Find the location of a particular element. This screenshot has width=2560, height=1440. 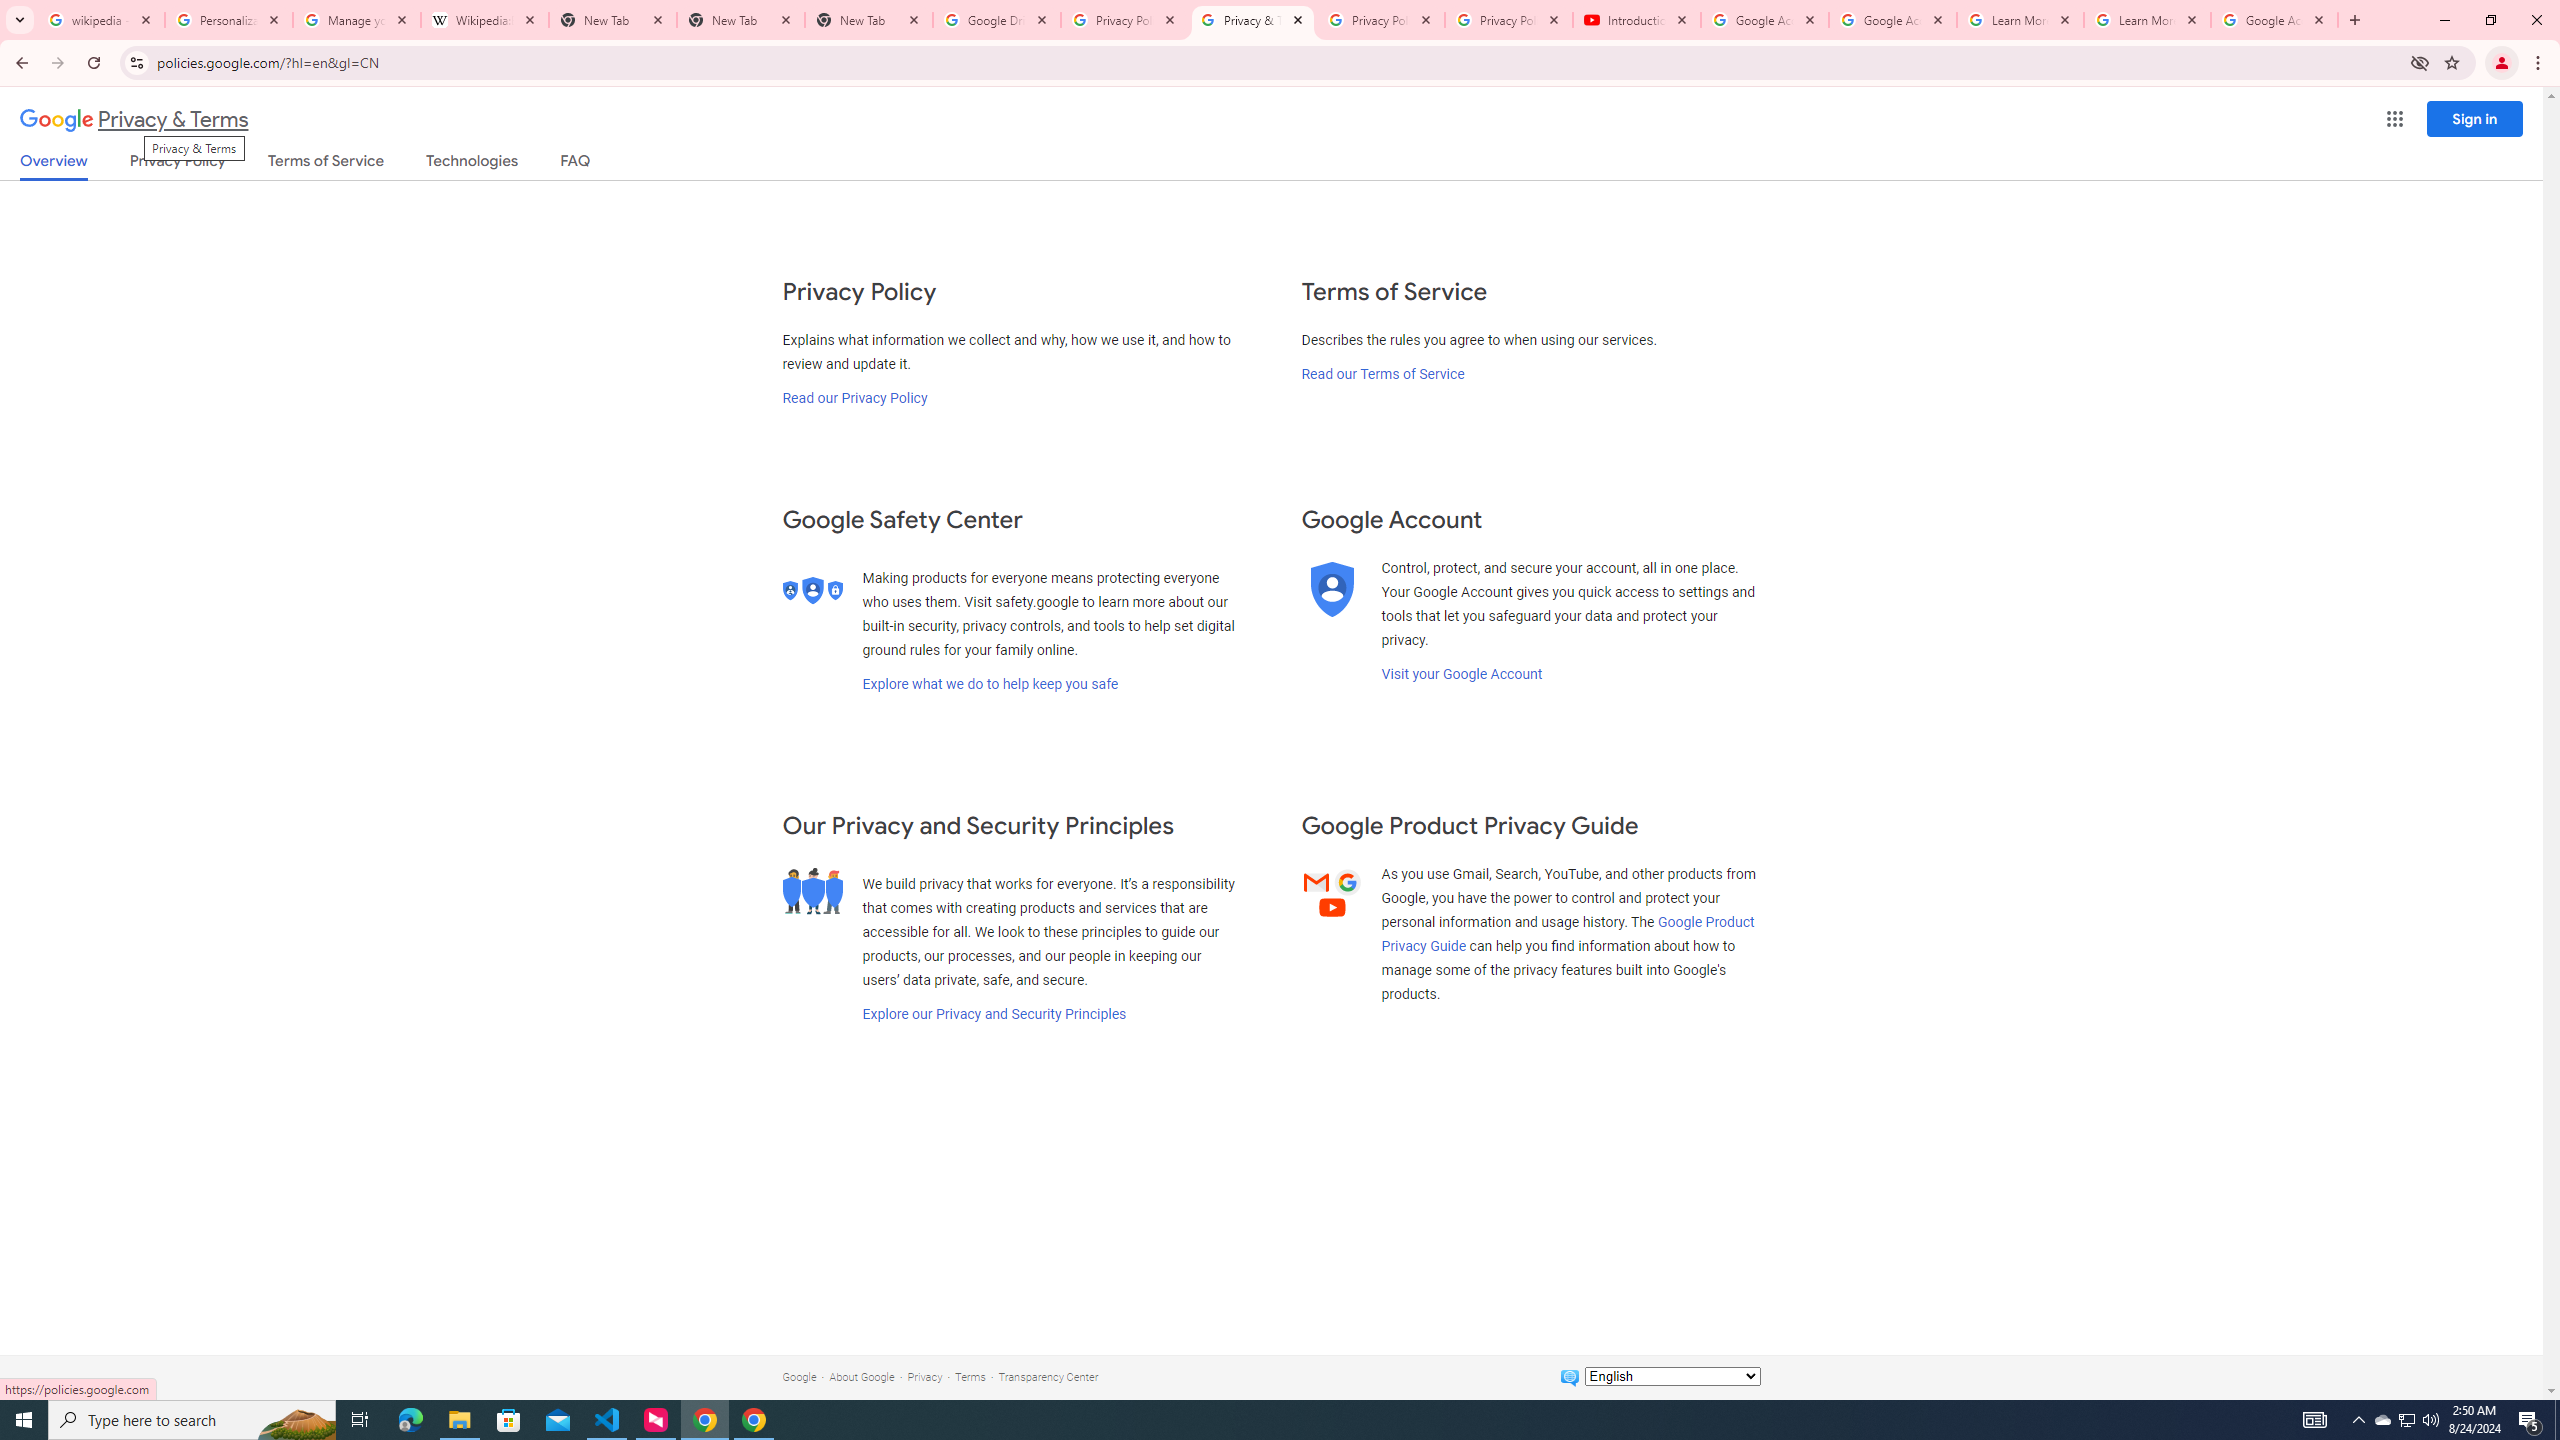

'Read our Privacy Policy' is located at coordinates (852, 398).